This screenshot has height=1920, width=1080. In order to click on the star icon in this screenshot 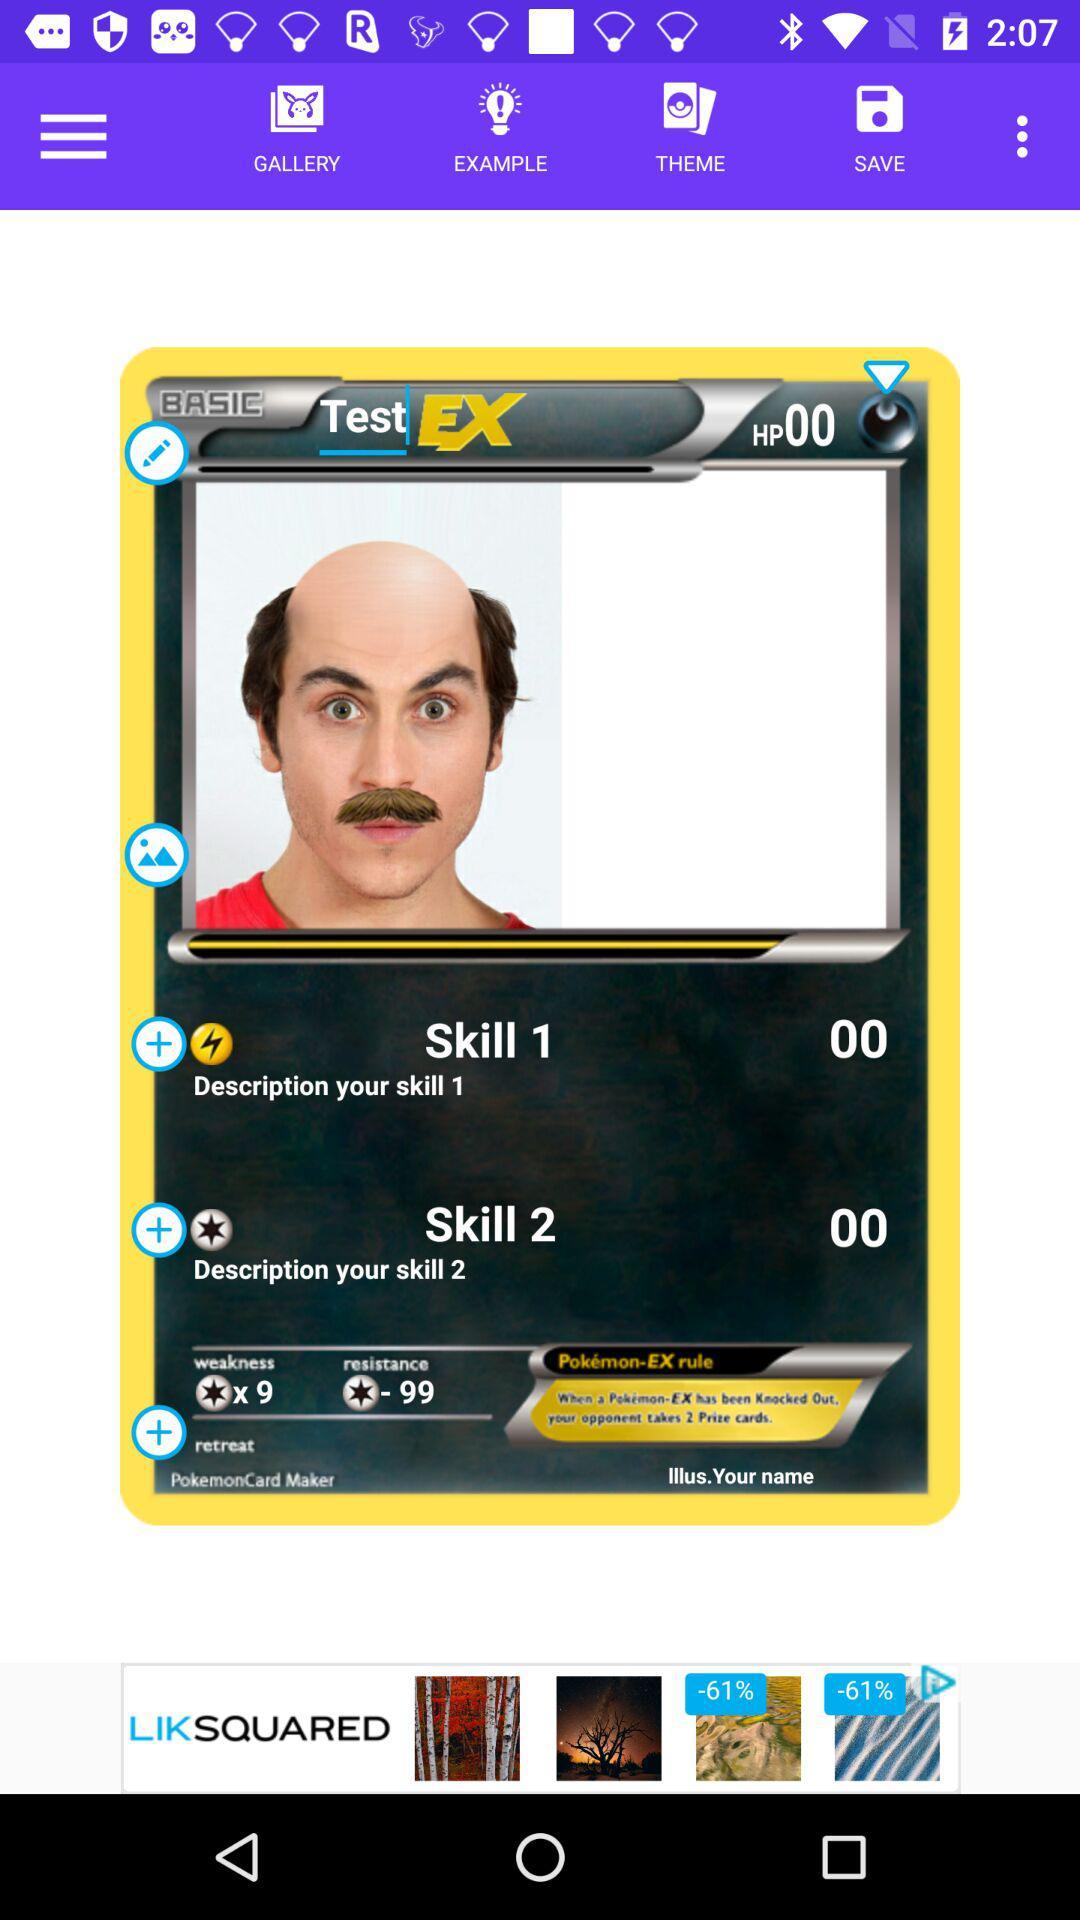, I will do `click(211, 1228)`.